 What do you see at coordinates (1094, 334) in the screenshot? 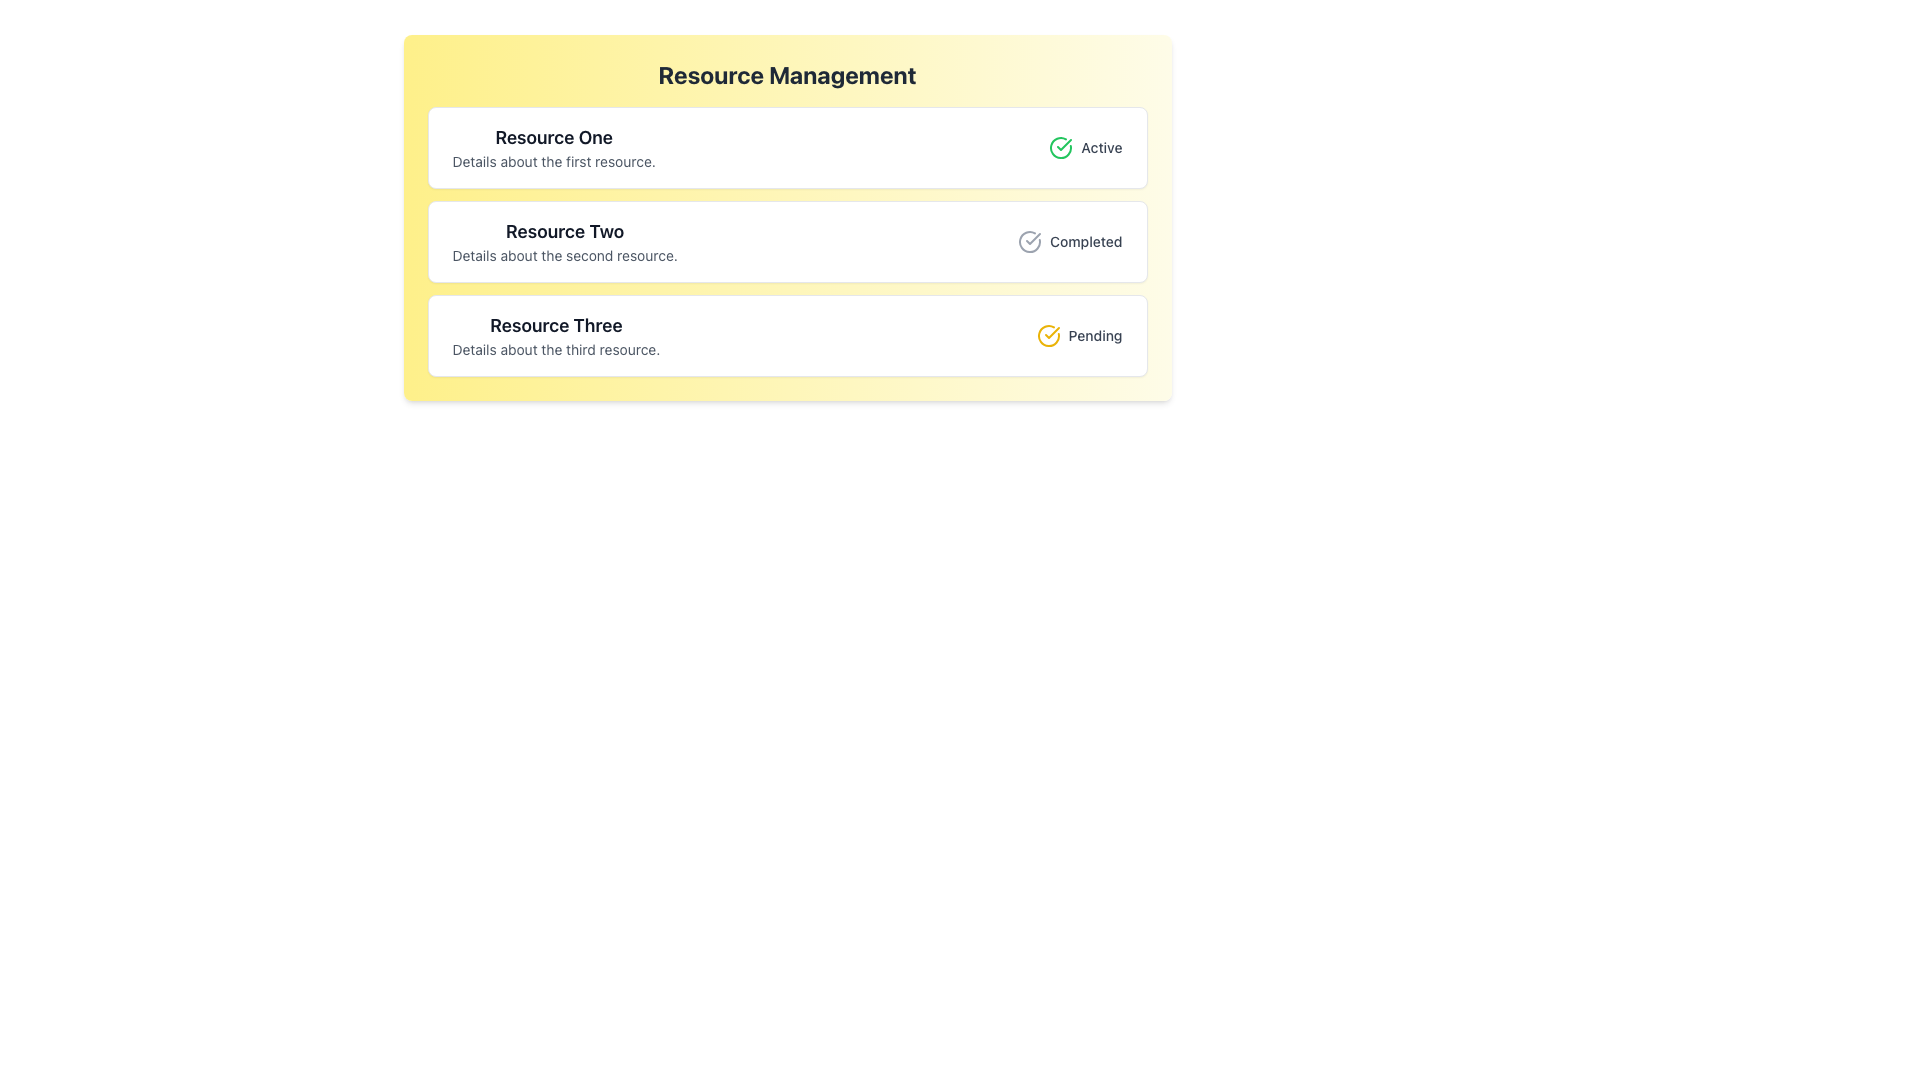
I see `the Static Text Label displaying 'Pending', which is located next to a yellow circular icon with a checkmark in the status section of the 'Resource Three' row` at bounding box center [1094, 334].